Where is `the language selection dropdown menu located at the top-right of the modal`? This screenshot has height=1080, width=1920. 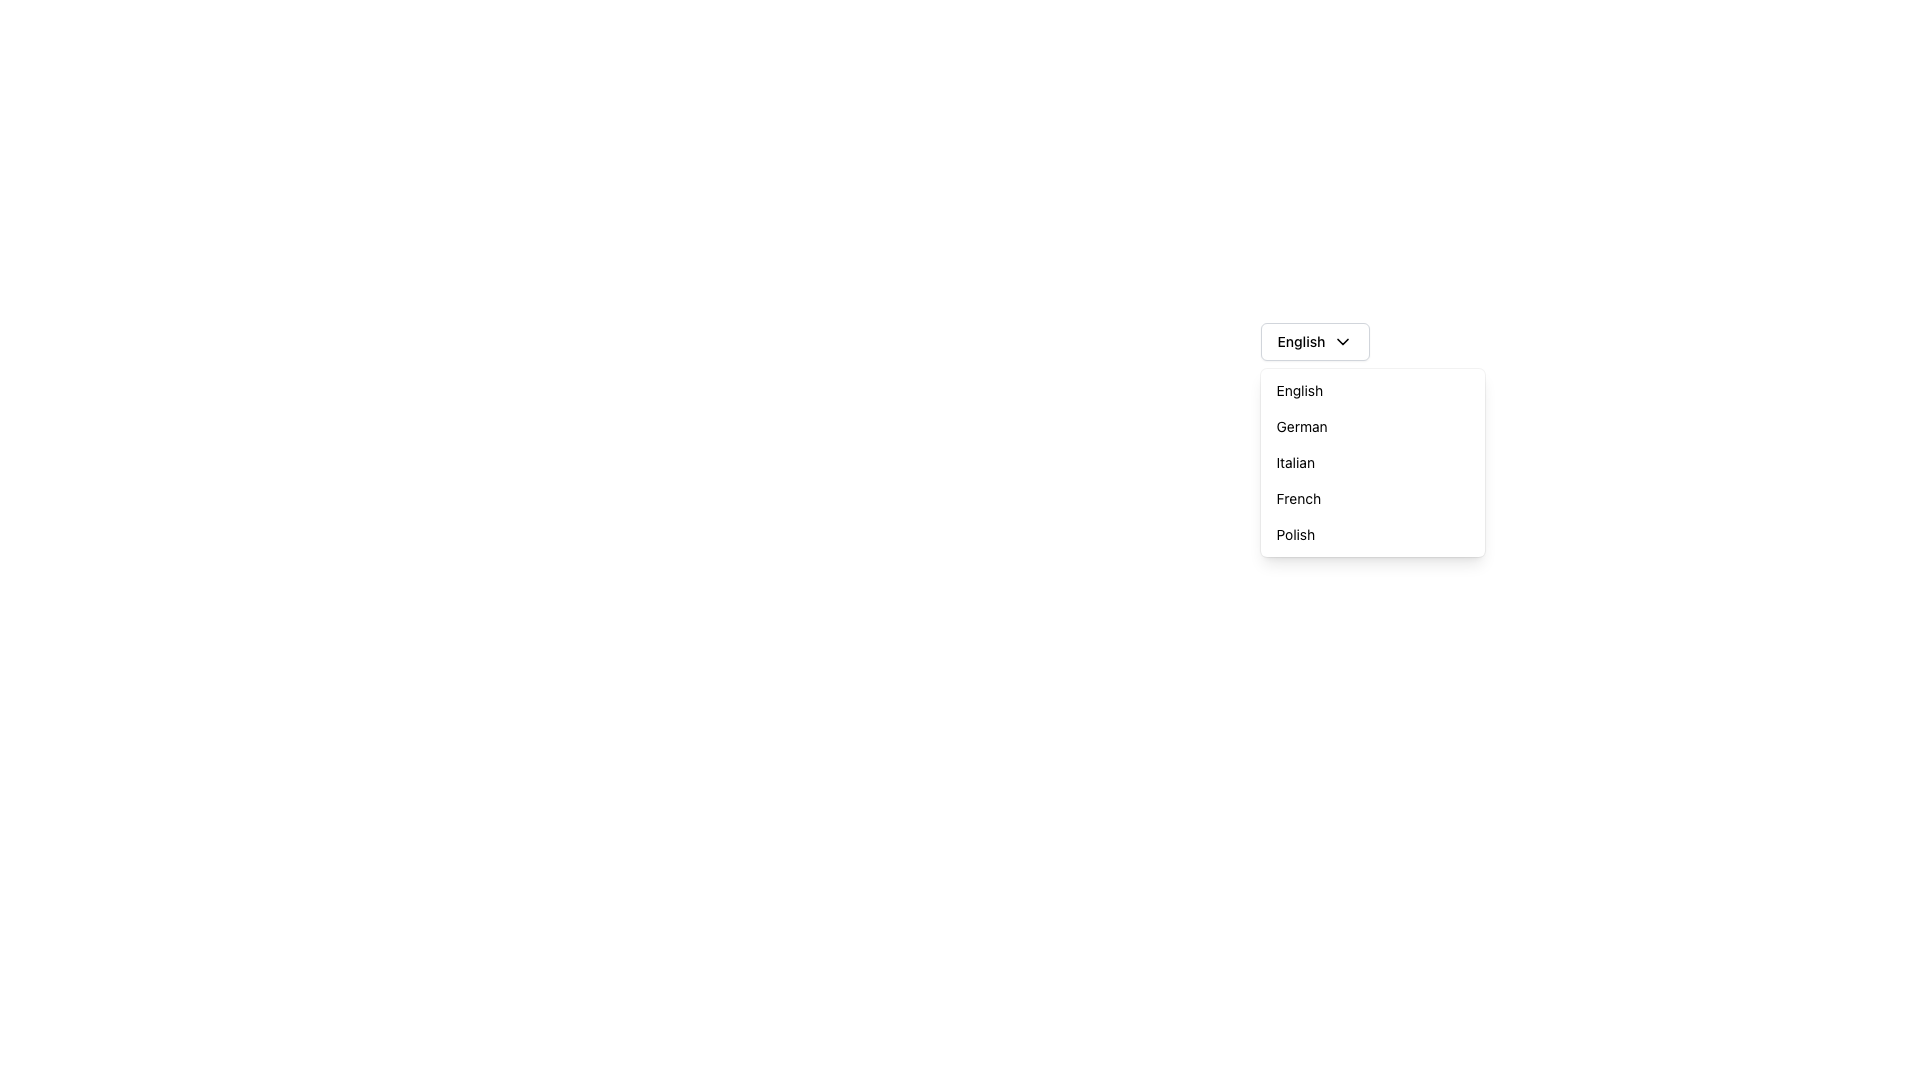
the language selection dropdown menu located at the top-right of the modal is located at coordinates (1315, 341).